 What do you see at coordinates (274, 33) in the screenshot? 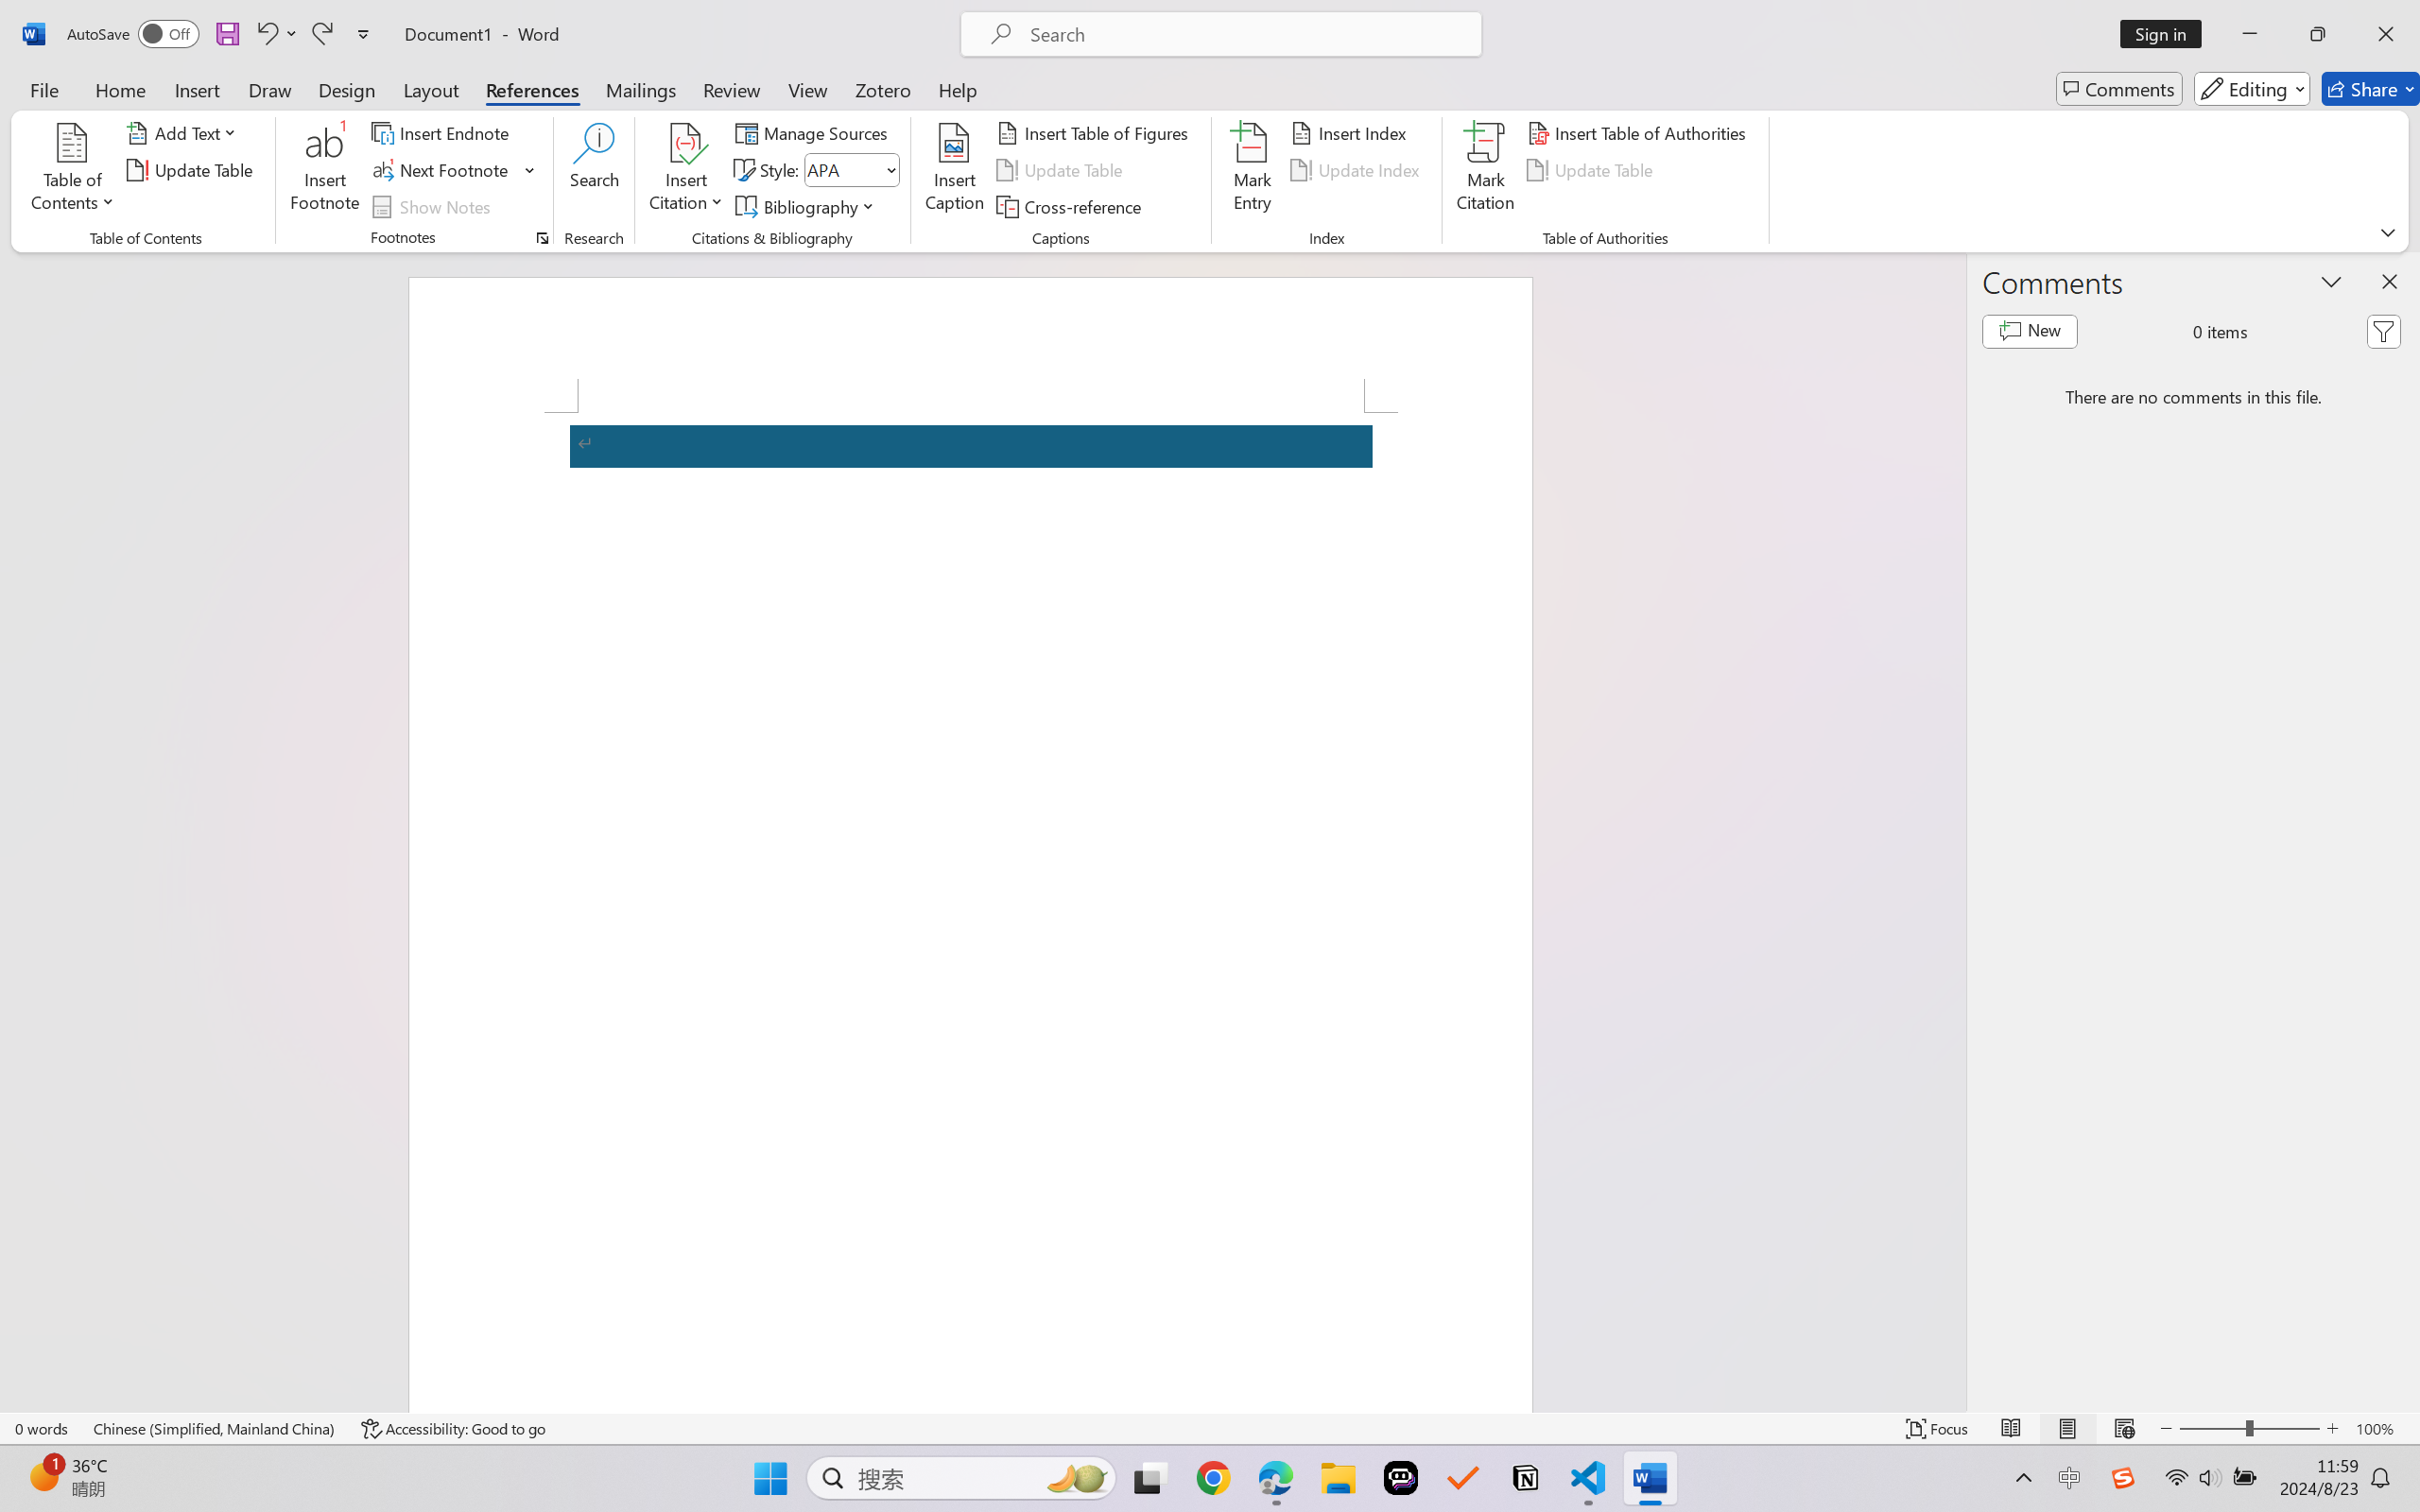
I see `'Undo Apply Quick Style Set'` at bounding box center [274, 33].